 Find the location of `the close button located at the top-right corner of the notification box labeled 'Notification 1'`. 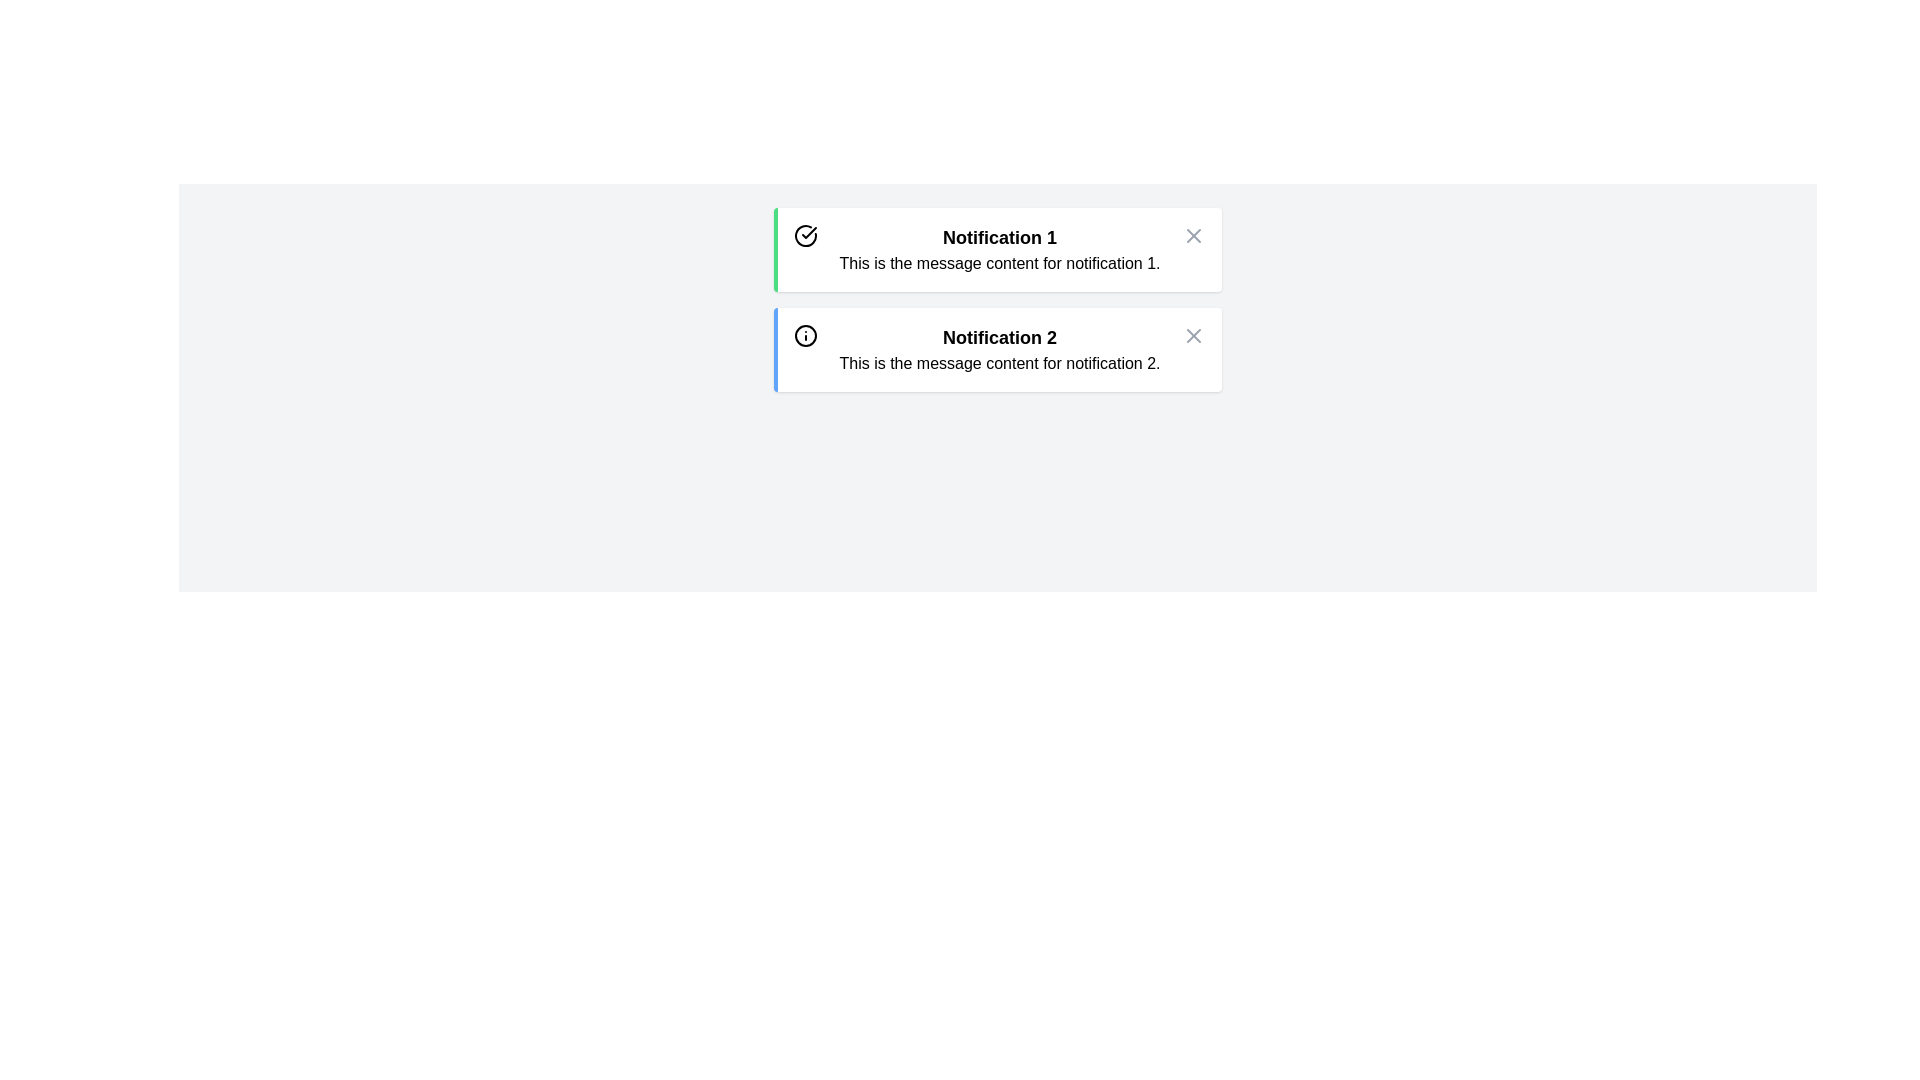

the close button located at the top-right corner of the notification box labeled 'Notification 1' is located at coordinates (1194, 234).